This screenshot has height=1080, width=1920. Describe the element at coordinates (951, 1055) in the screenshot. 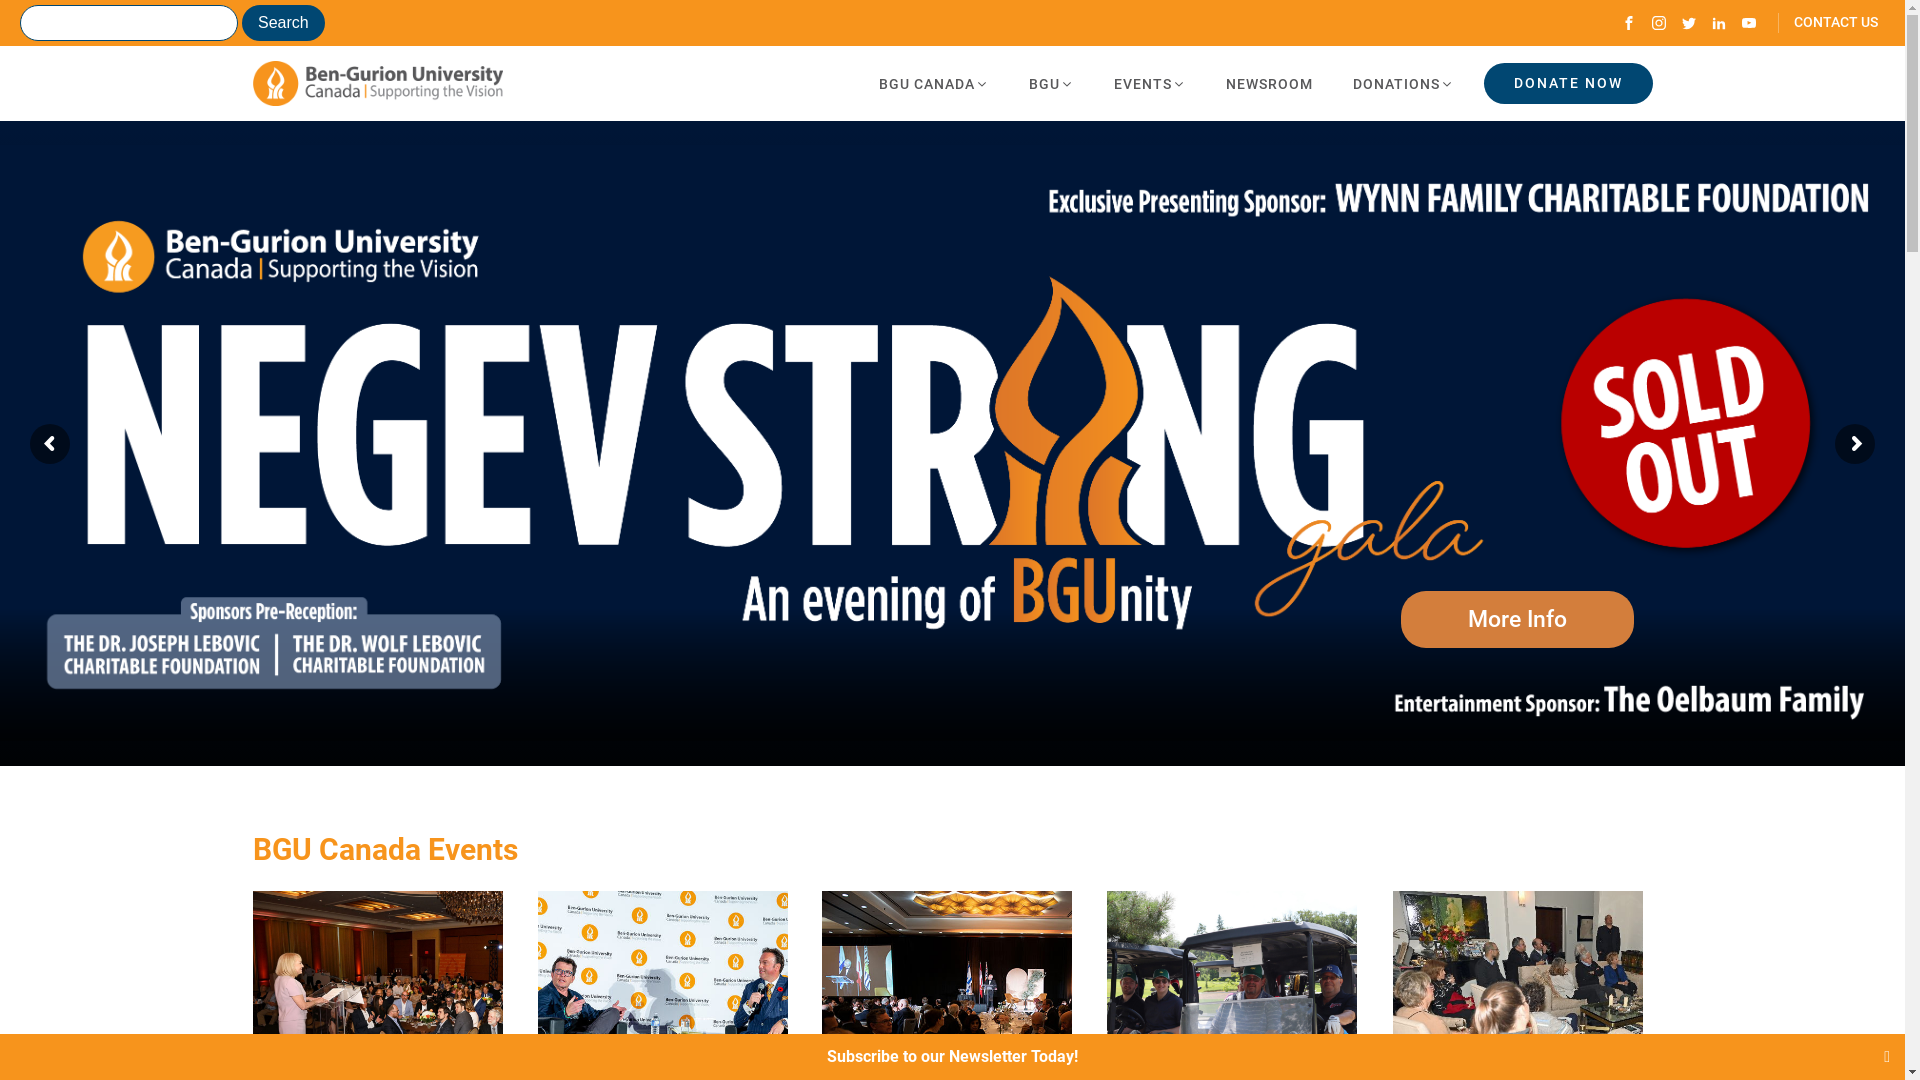

I see `'Subscribe to our Newsletter Today!'` at that location.